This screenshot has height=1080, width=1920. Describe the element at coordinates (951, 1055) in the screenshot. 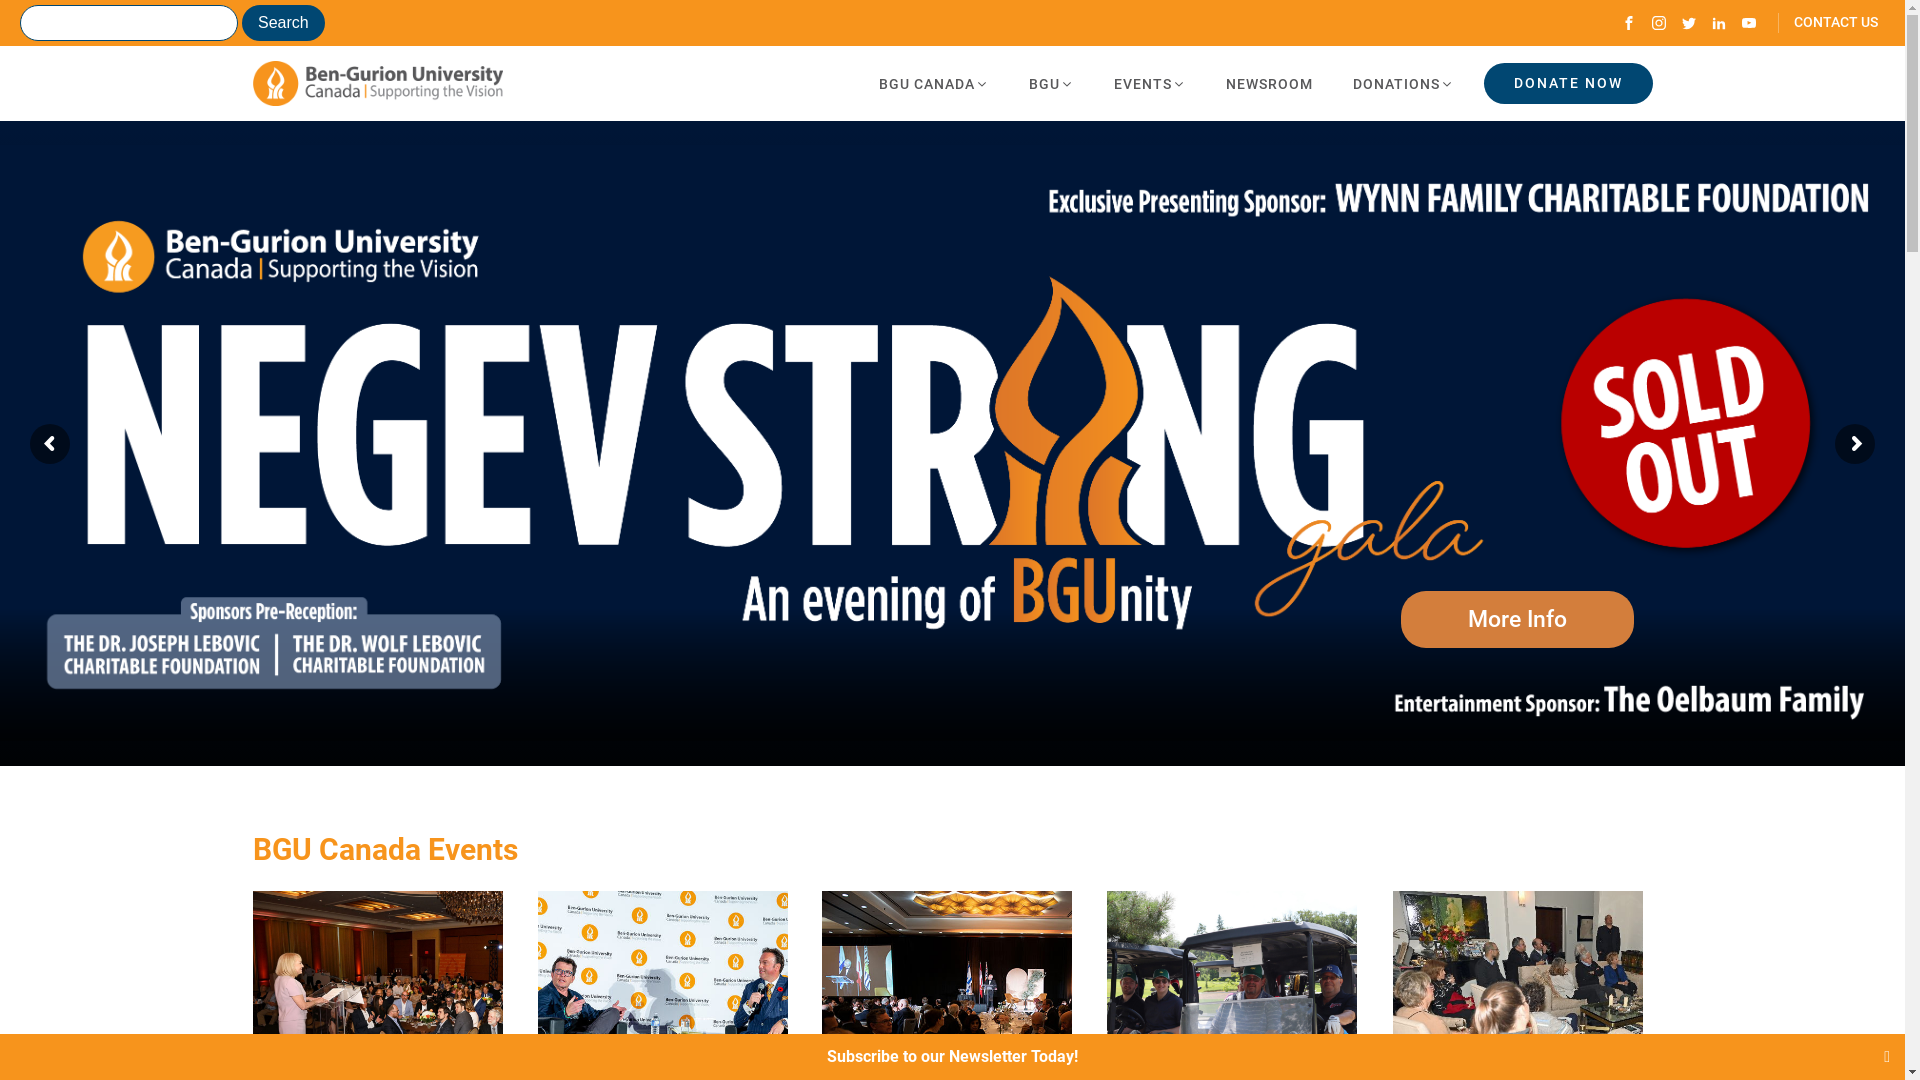

I see `'Subscribe to our Newsletter Today!'` at that location.